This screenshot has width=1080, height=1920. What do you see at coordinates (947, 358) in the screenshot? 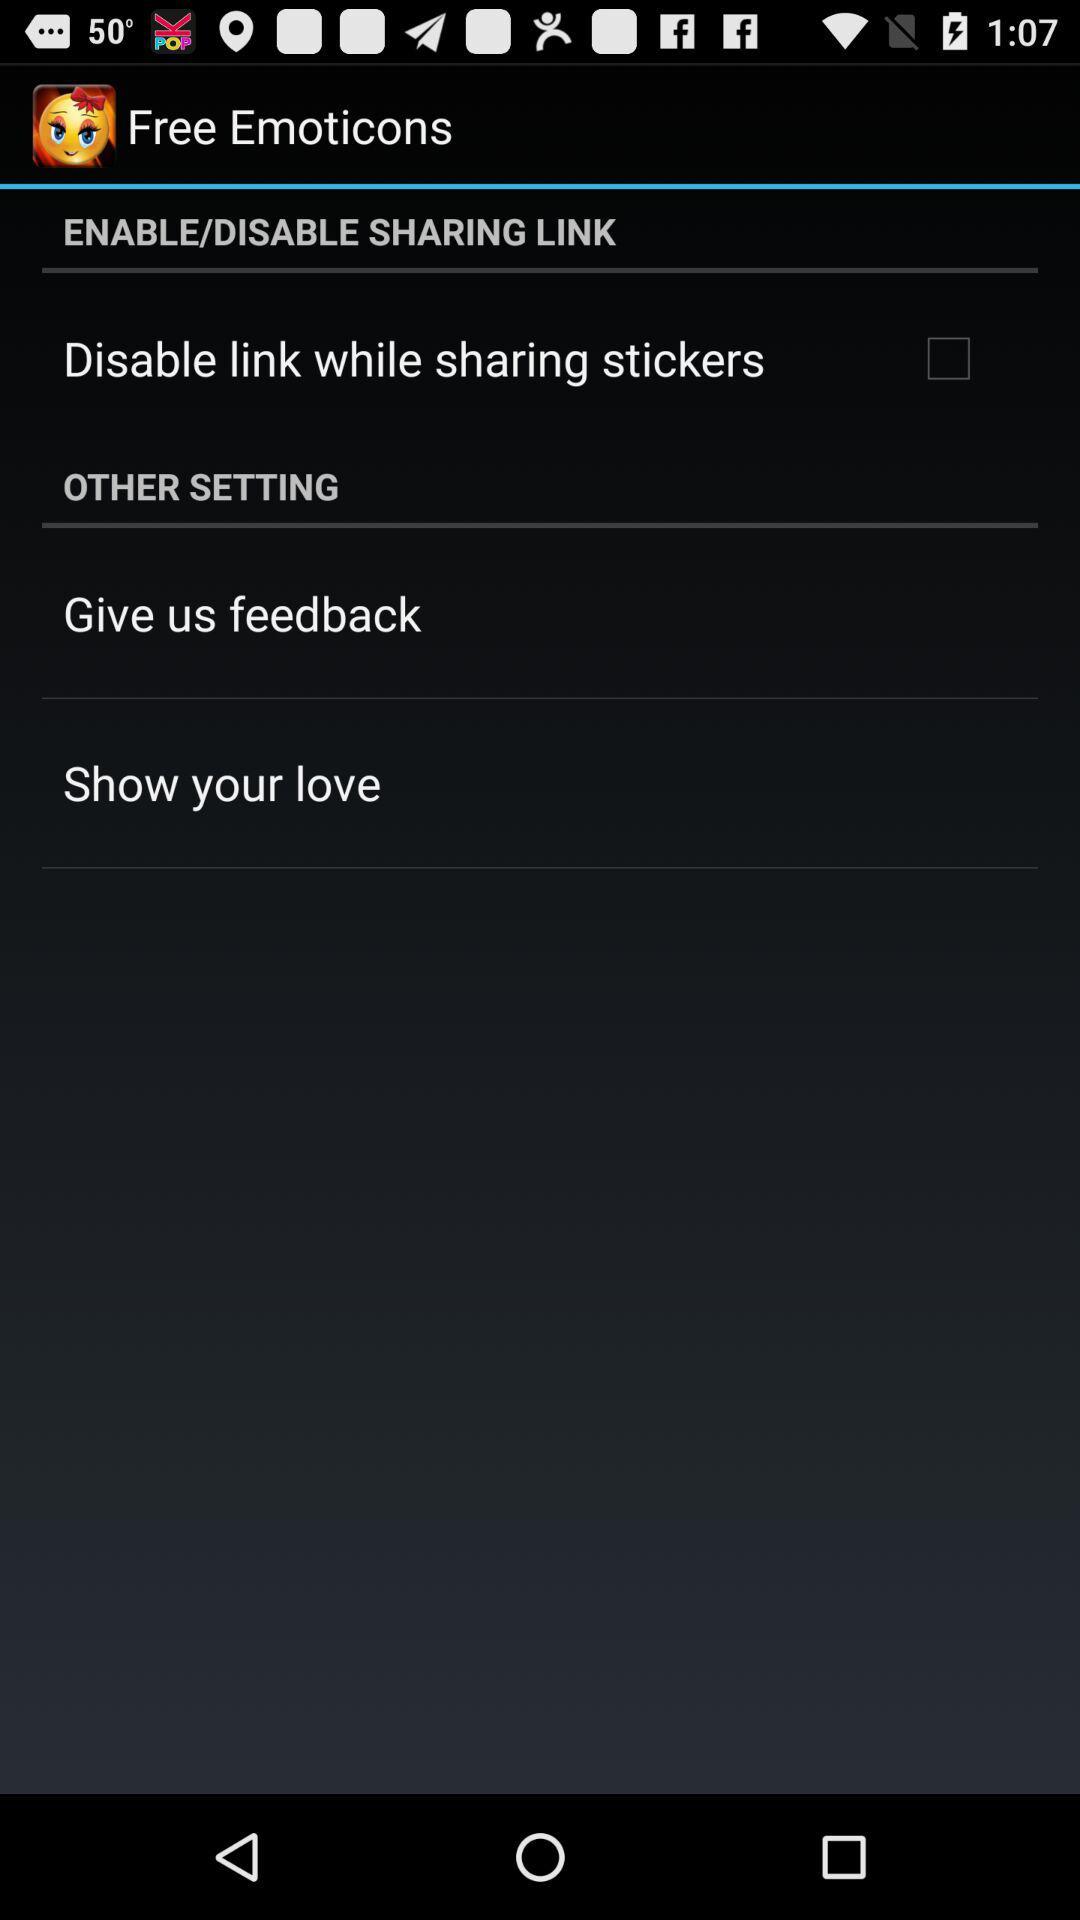
I see `app to the right of the disable link while app` at bounding box center [947, 358].